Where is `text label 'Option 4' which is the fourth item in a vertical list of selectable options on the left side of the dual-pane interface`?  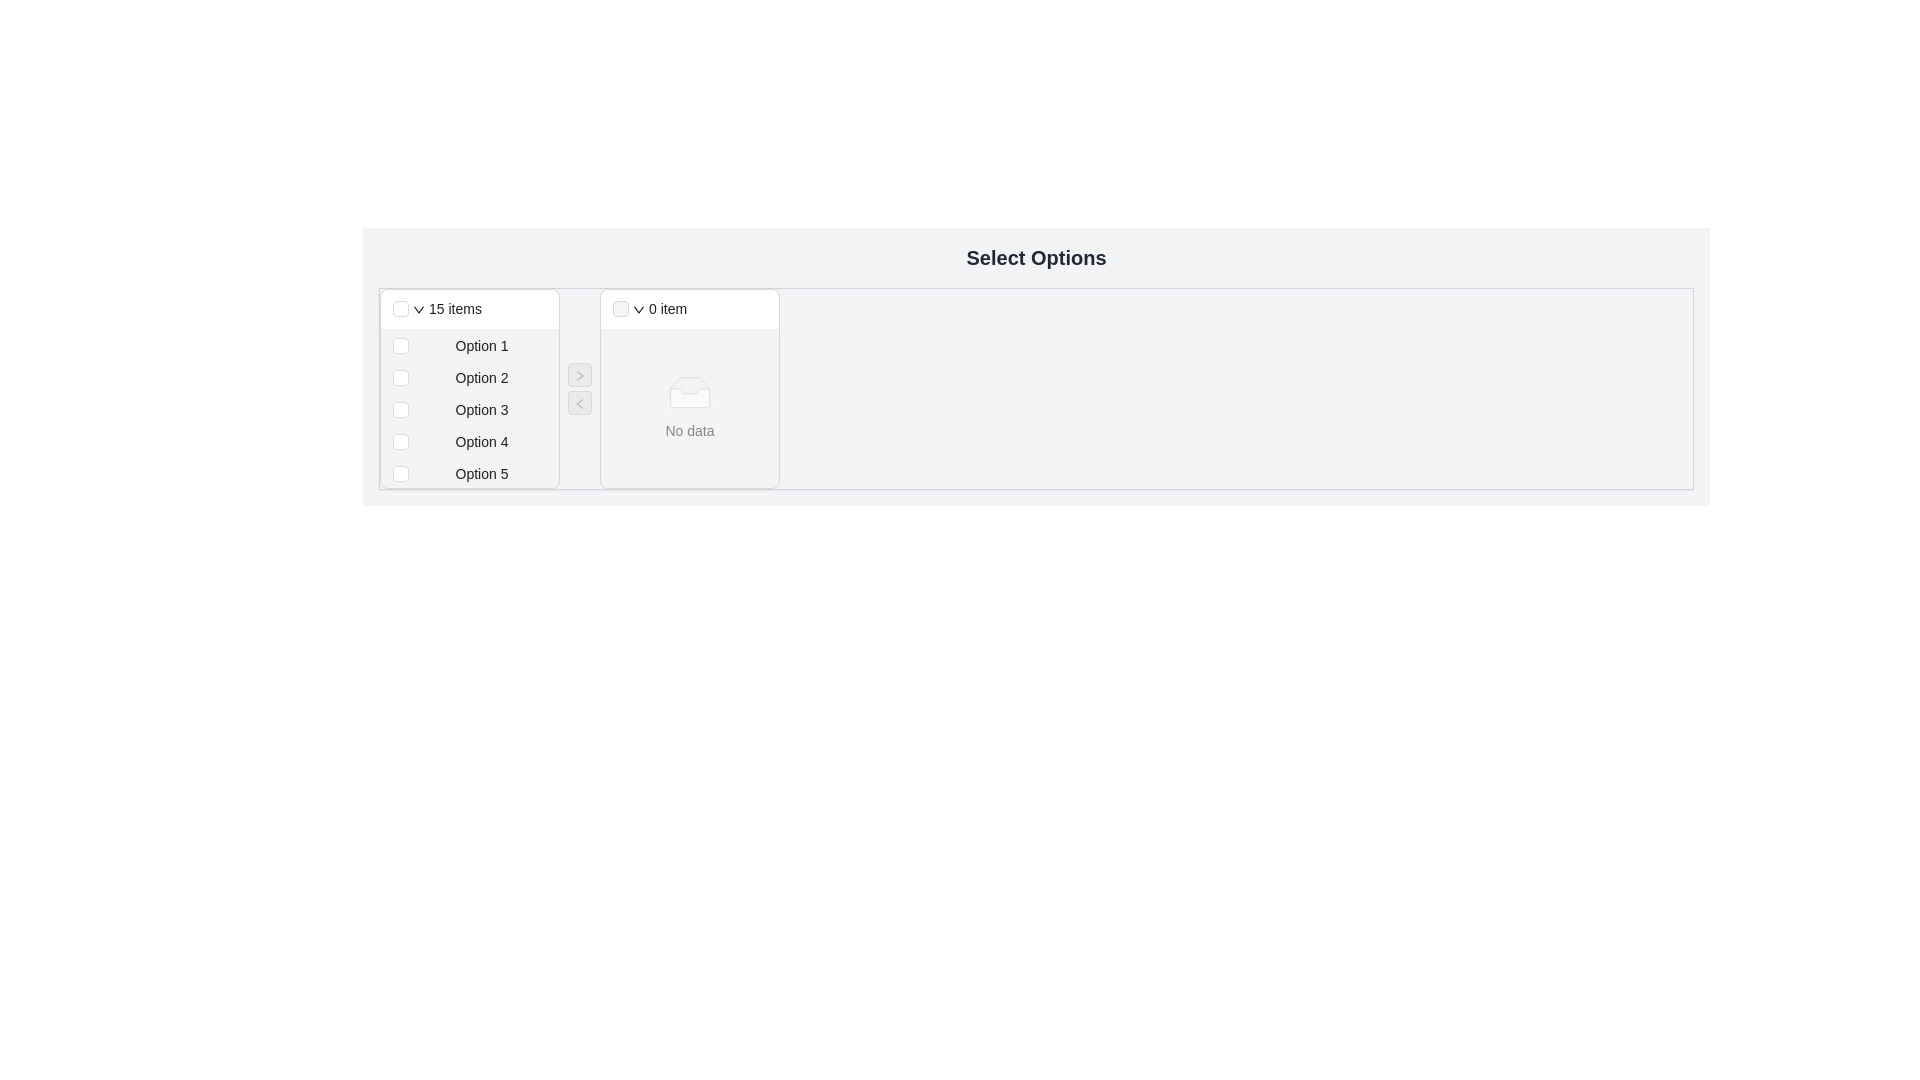
text label 'Option 4' which is the fourth item in a vertical list of selectable options on the left side of the dual-pane interface is located at coordinates (481, 441).